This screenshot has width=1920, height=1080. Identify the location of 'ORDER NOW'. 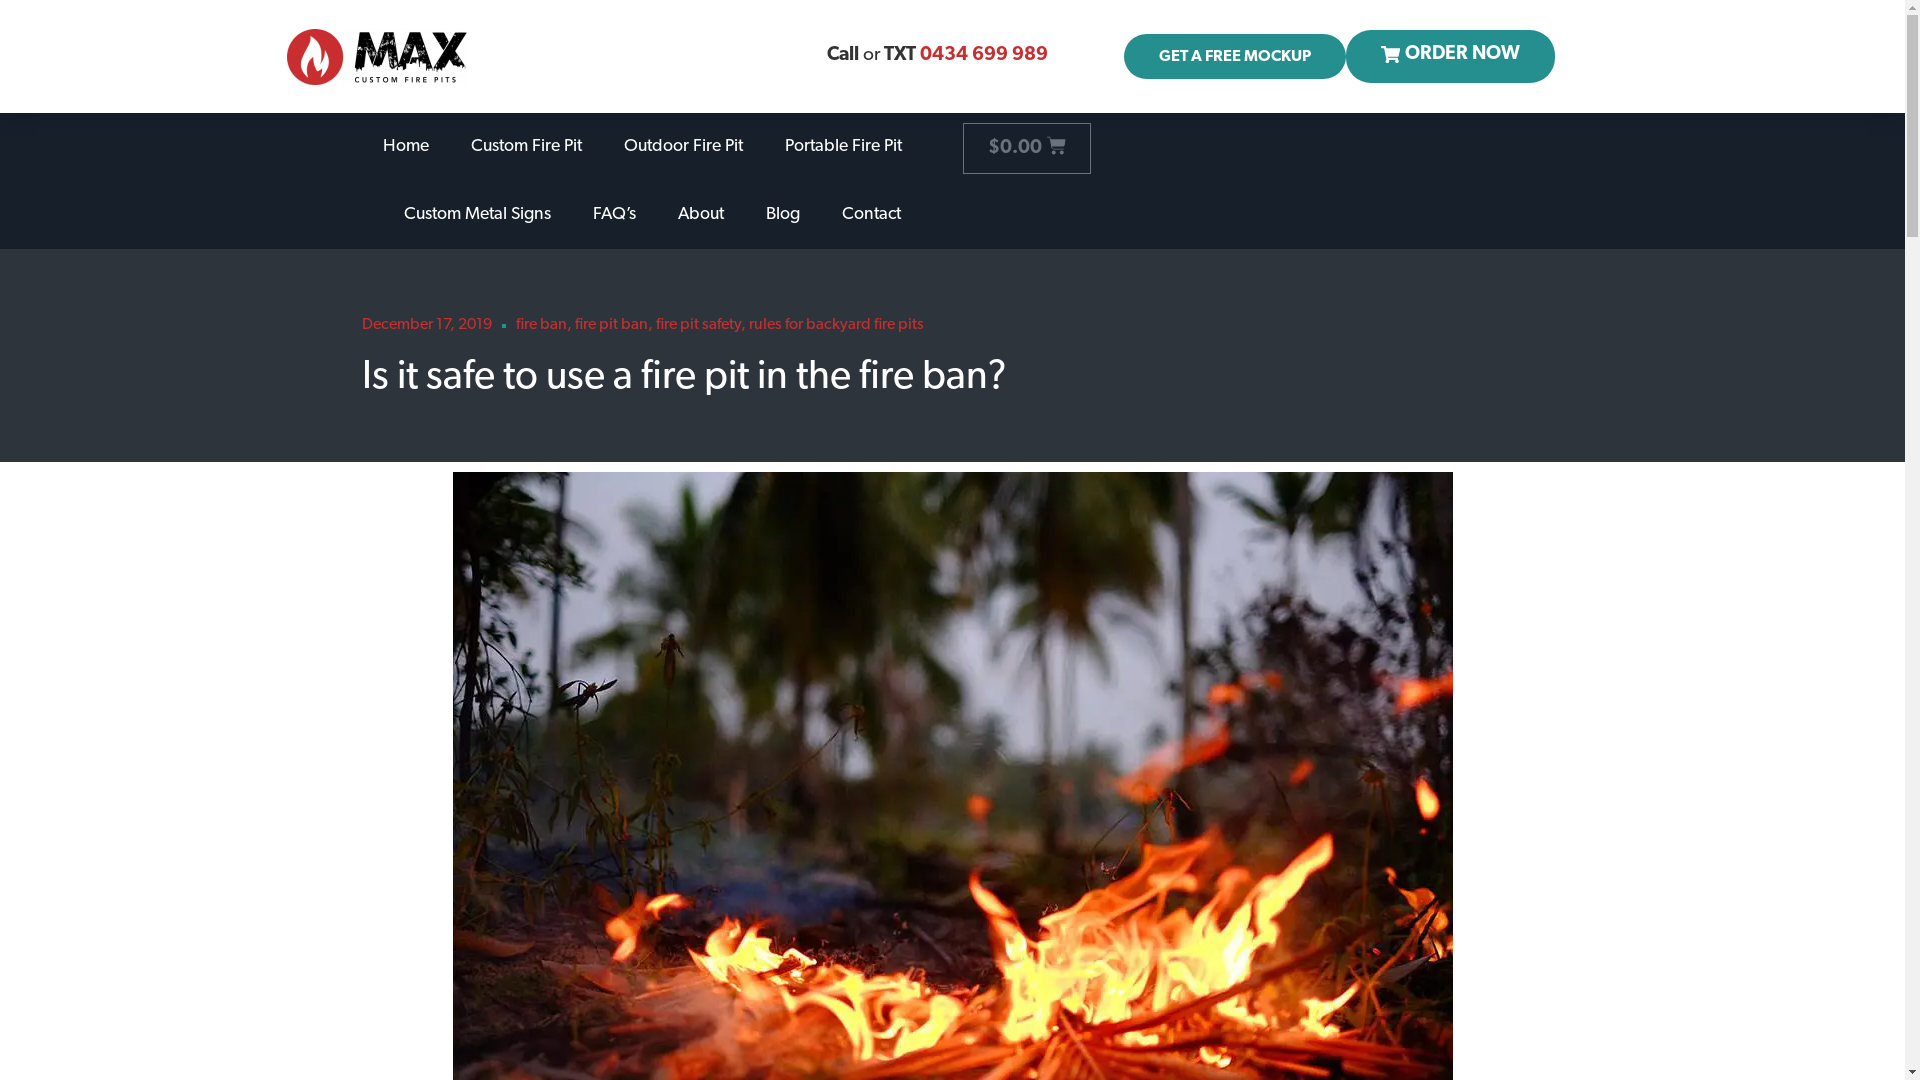
(1450, 55).